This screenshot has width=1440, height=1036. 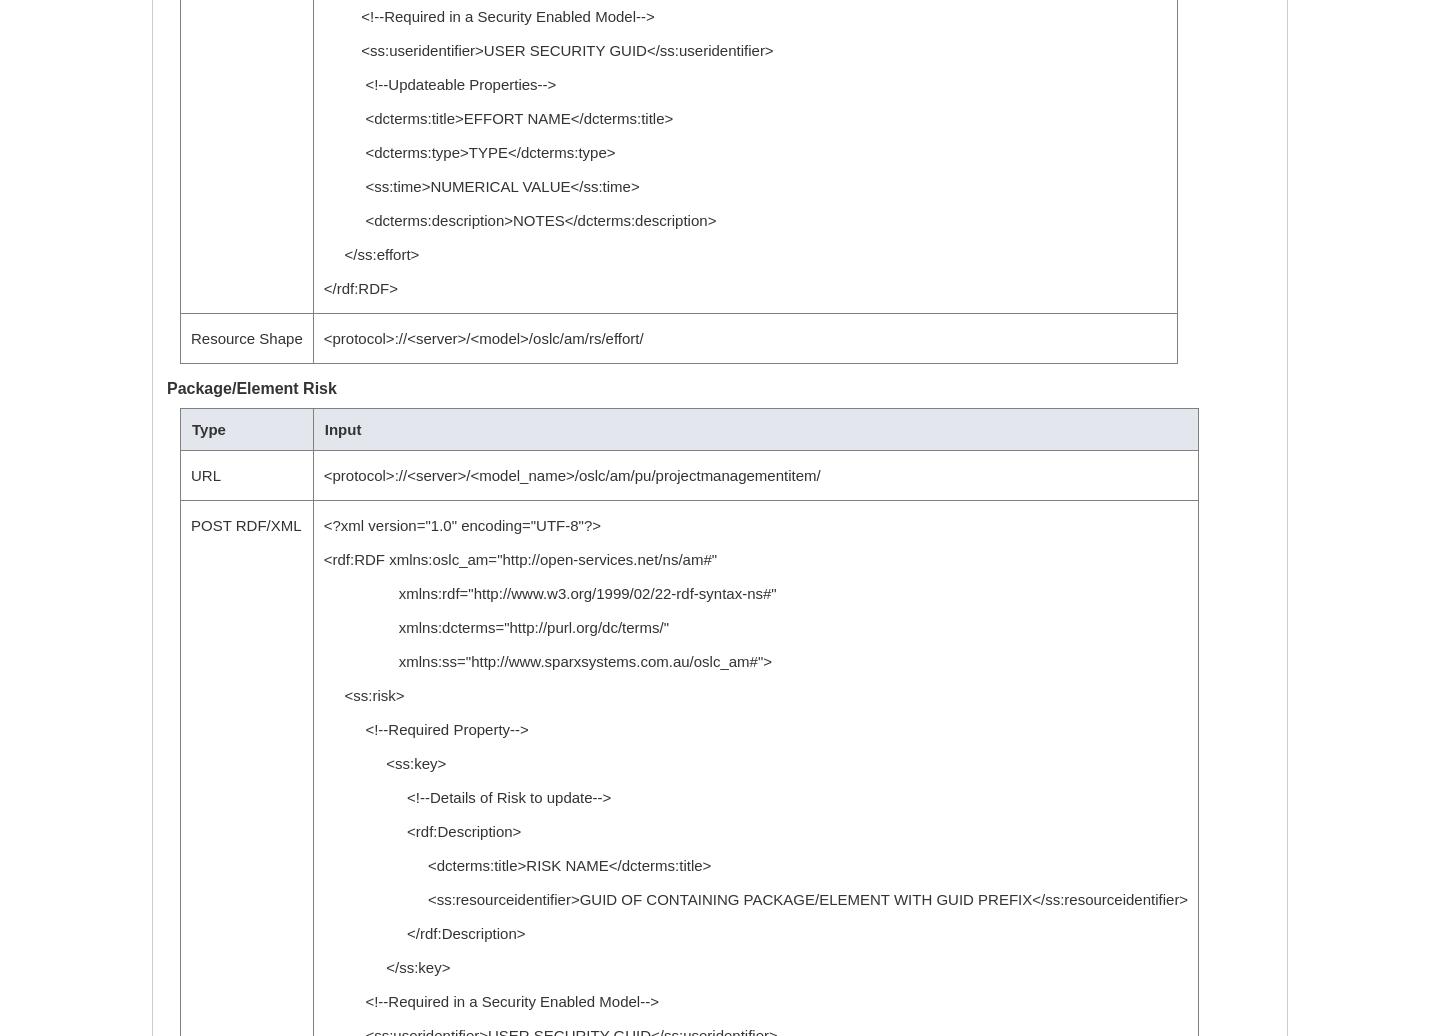 What do you see at coordinates (322, 525) in the screenshot?
I see `'<?xml version="1.0" encoding="UTF-8"?>'` at bounding box center [322, 525].